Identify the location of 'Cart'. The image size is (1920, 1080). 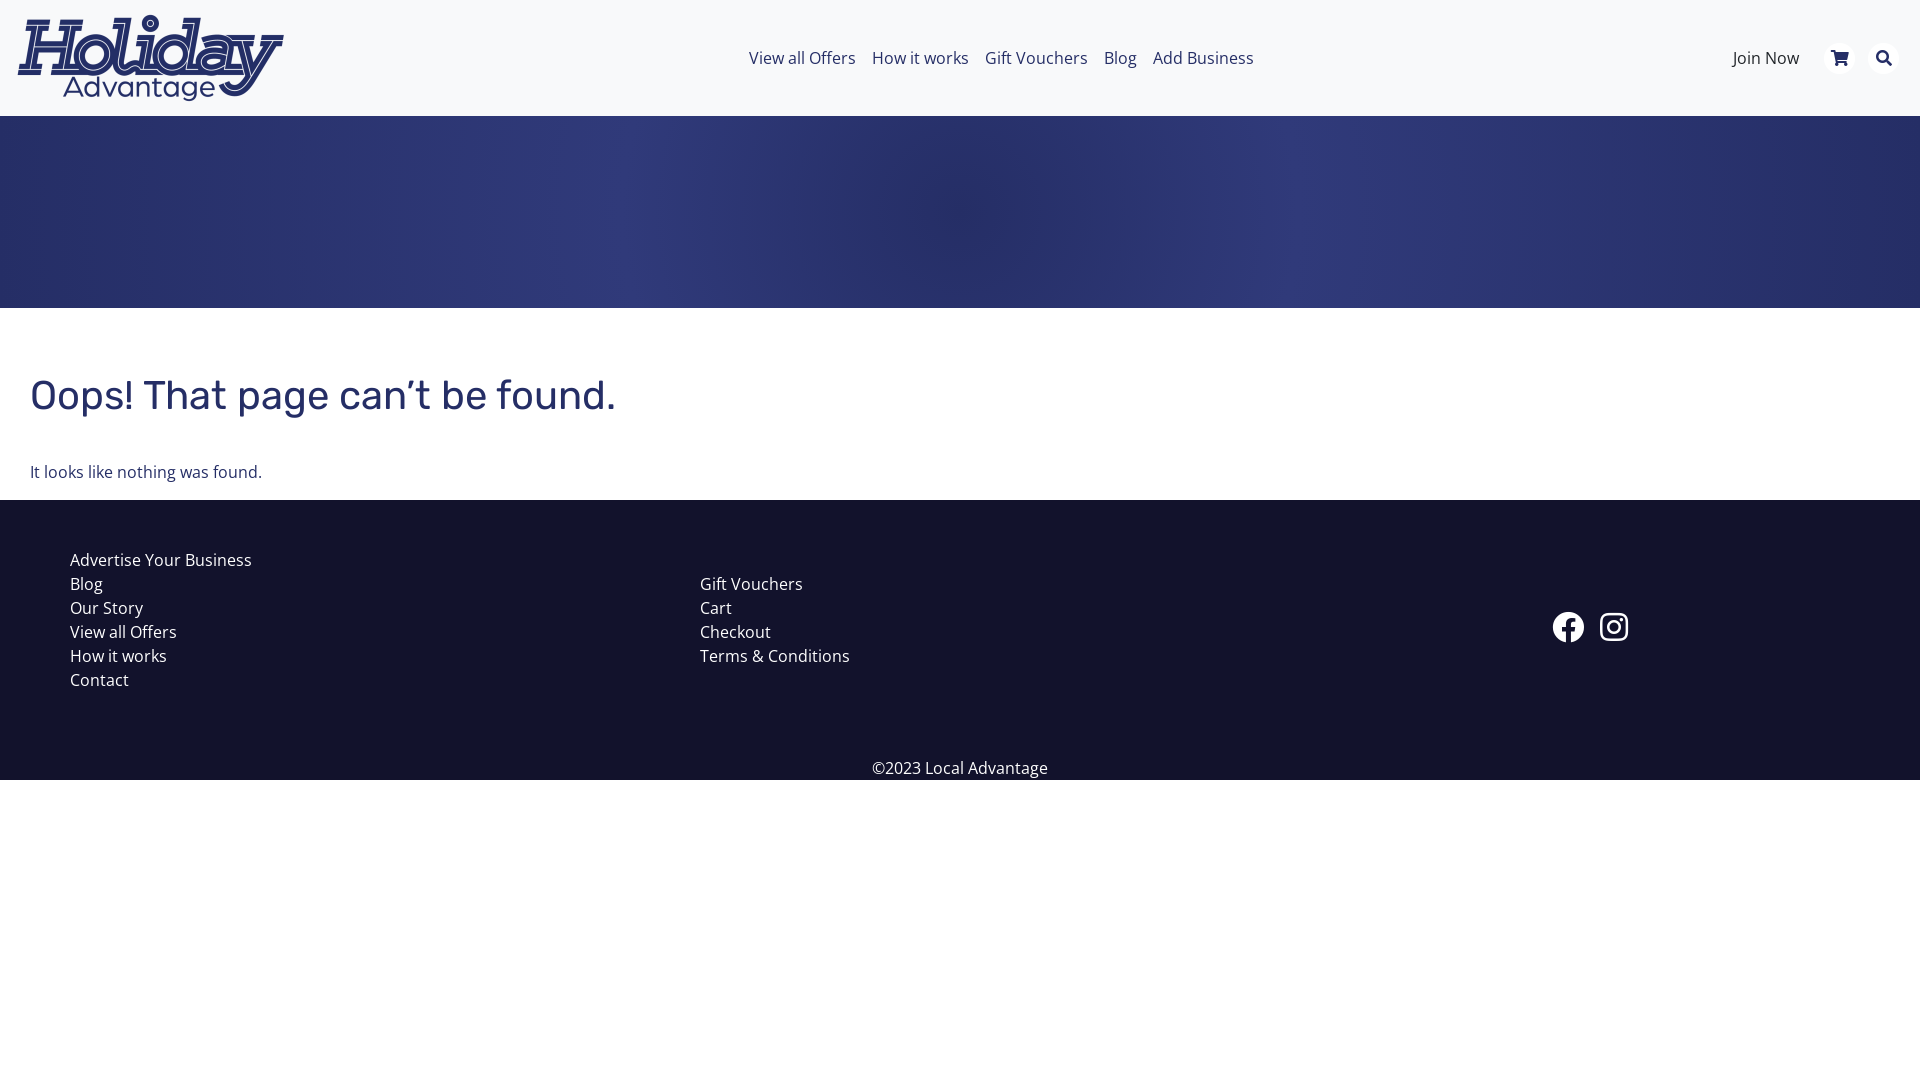
(700, 607).